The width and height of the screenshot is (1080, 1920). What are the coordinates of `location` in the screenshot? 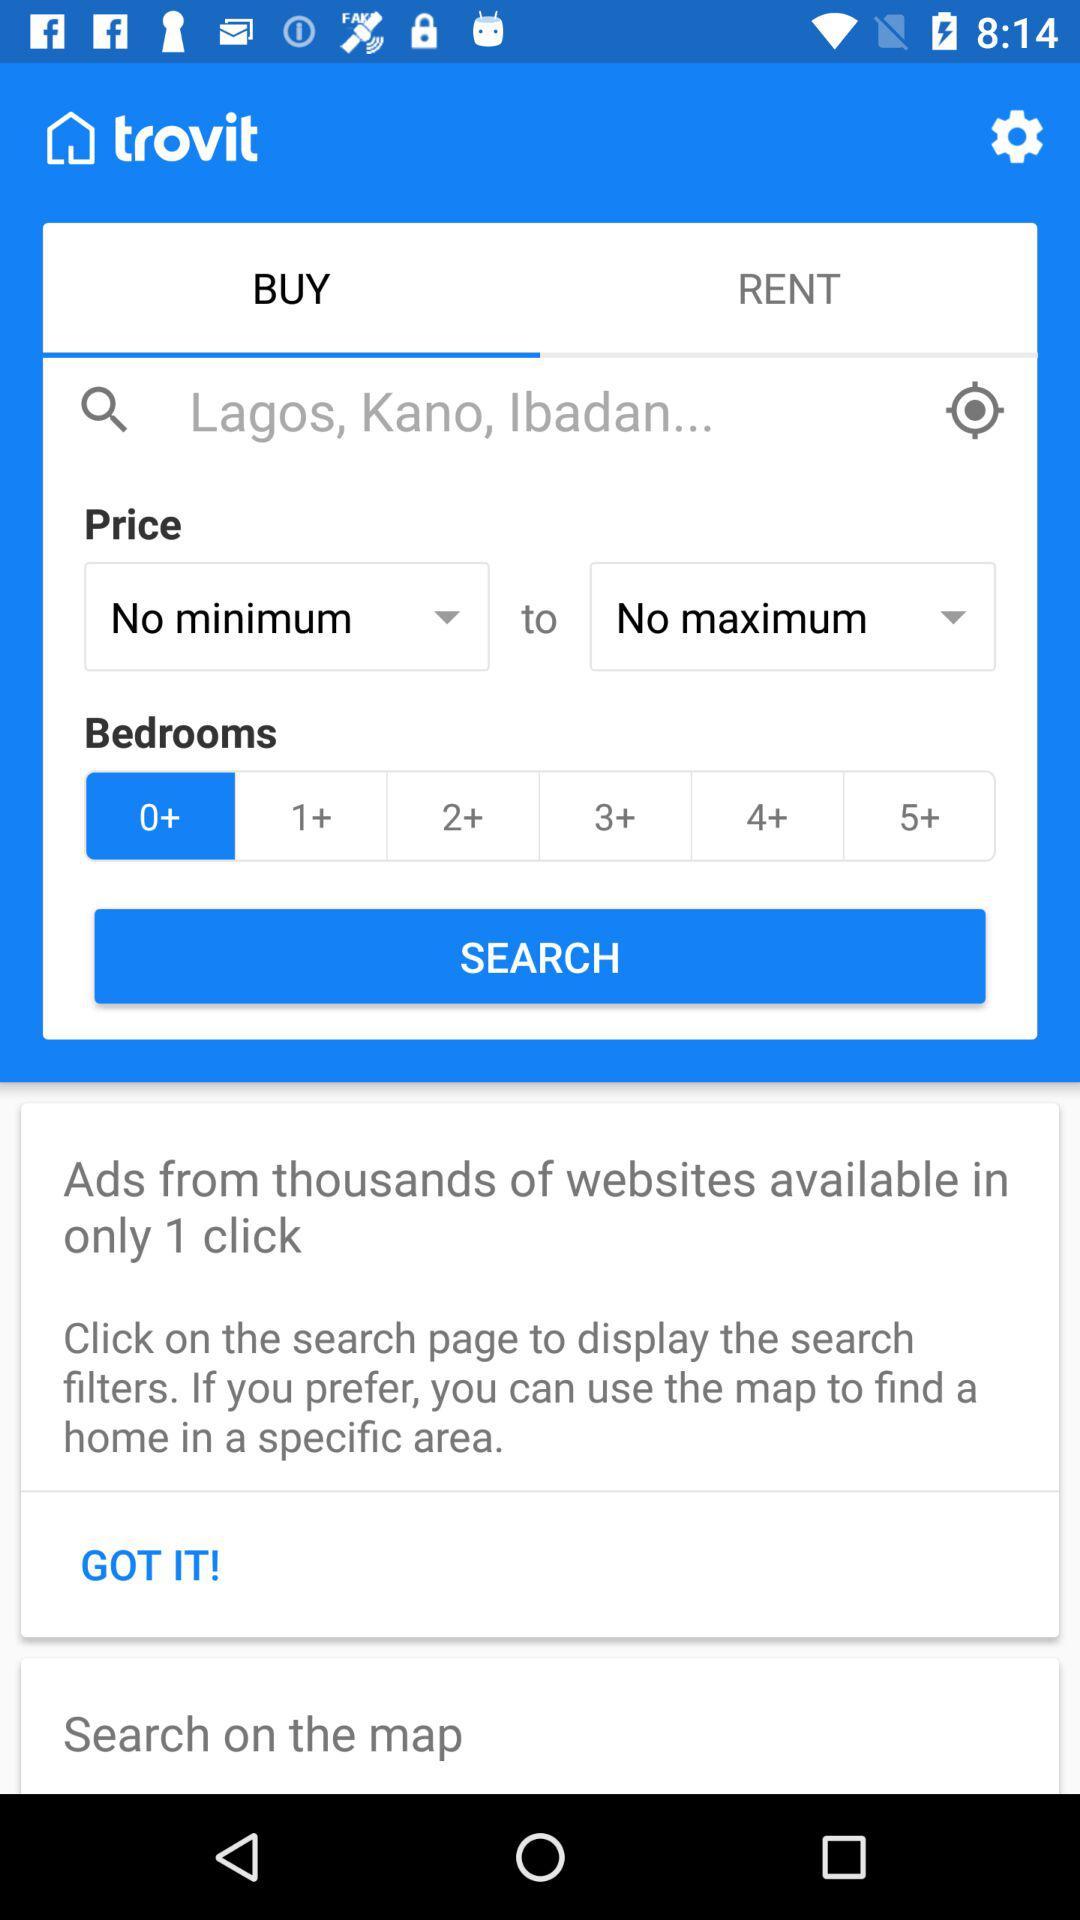 It's located at (974, 409).